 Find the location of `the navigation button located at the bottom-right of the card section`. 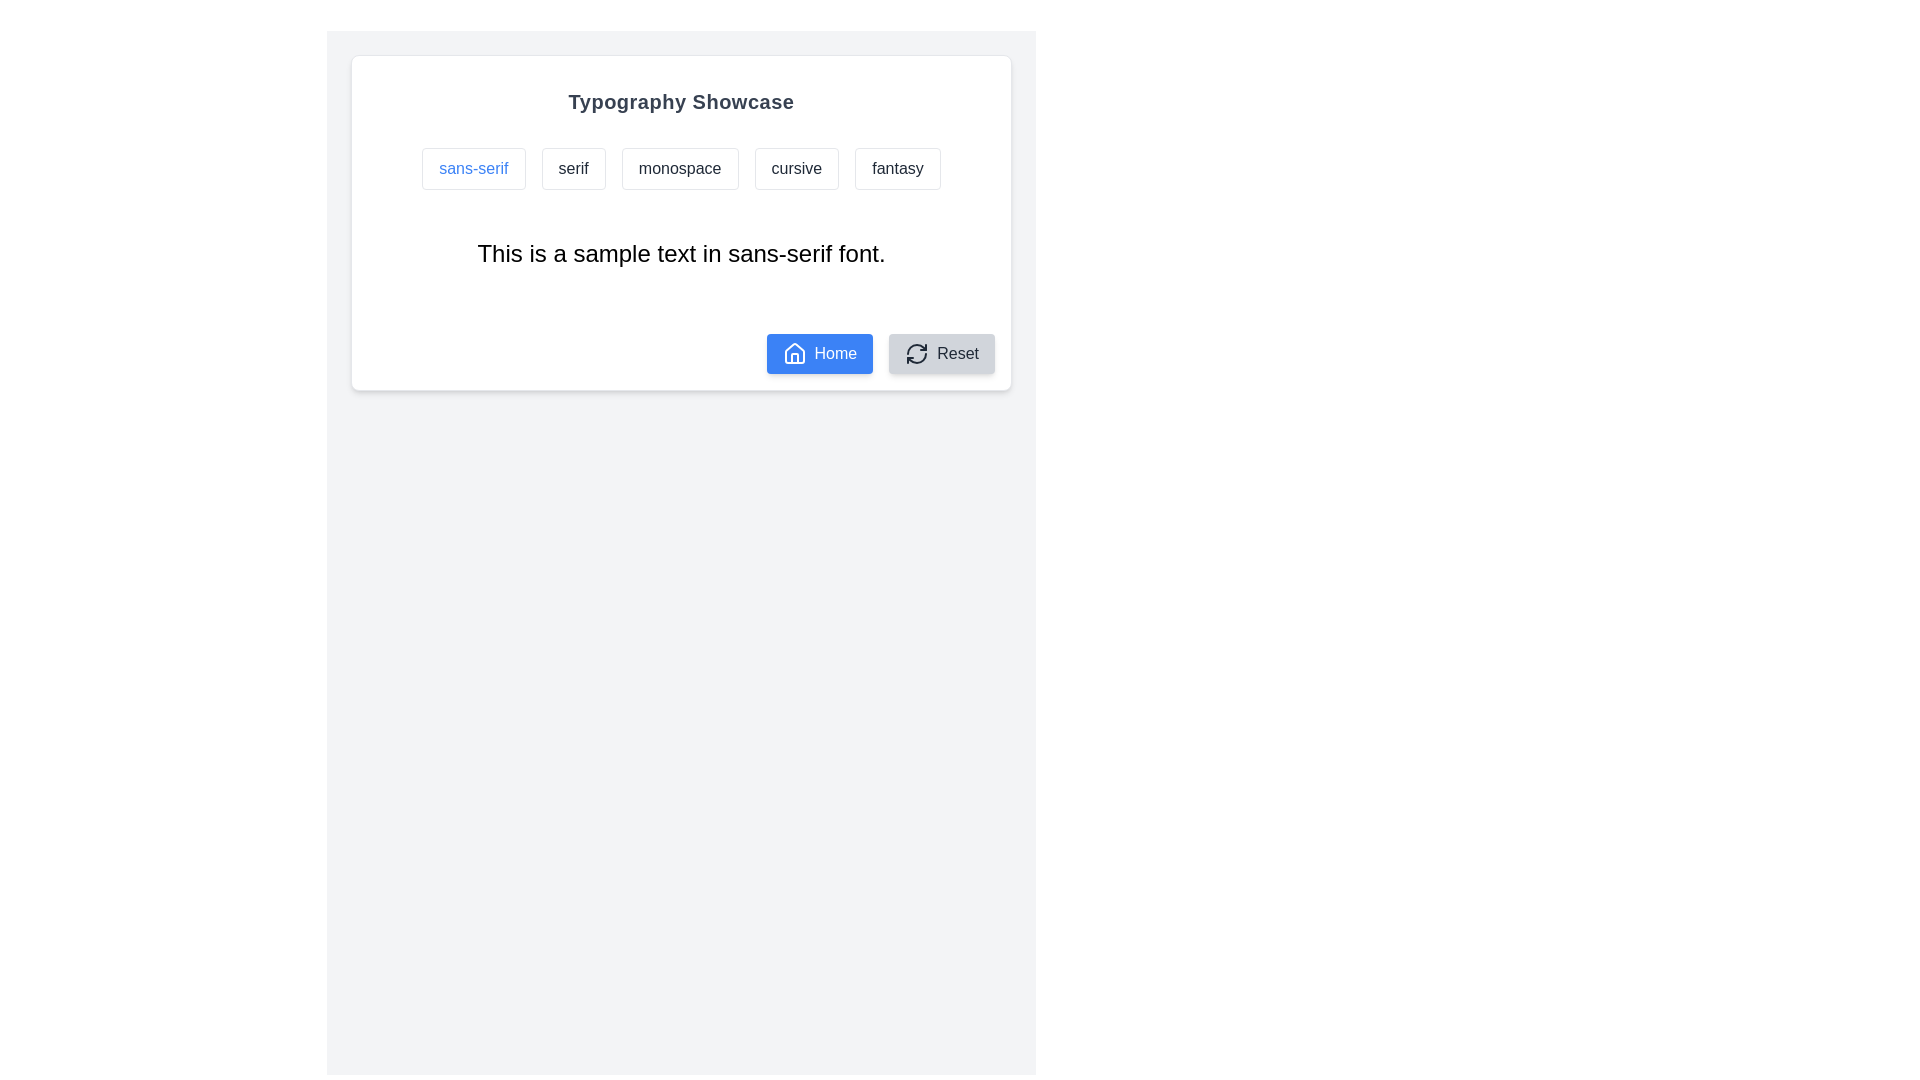

the navigation button located at the bottom-right of the card section is located at coordinates (819, 353).